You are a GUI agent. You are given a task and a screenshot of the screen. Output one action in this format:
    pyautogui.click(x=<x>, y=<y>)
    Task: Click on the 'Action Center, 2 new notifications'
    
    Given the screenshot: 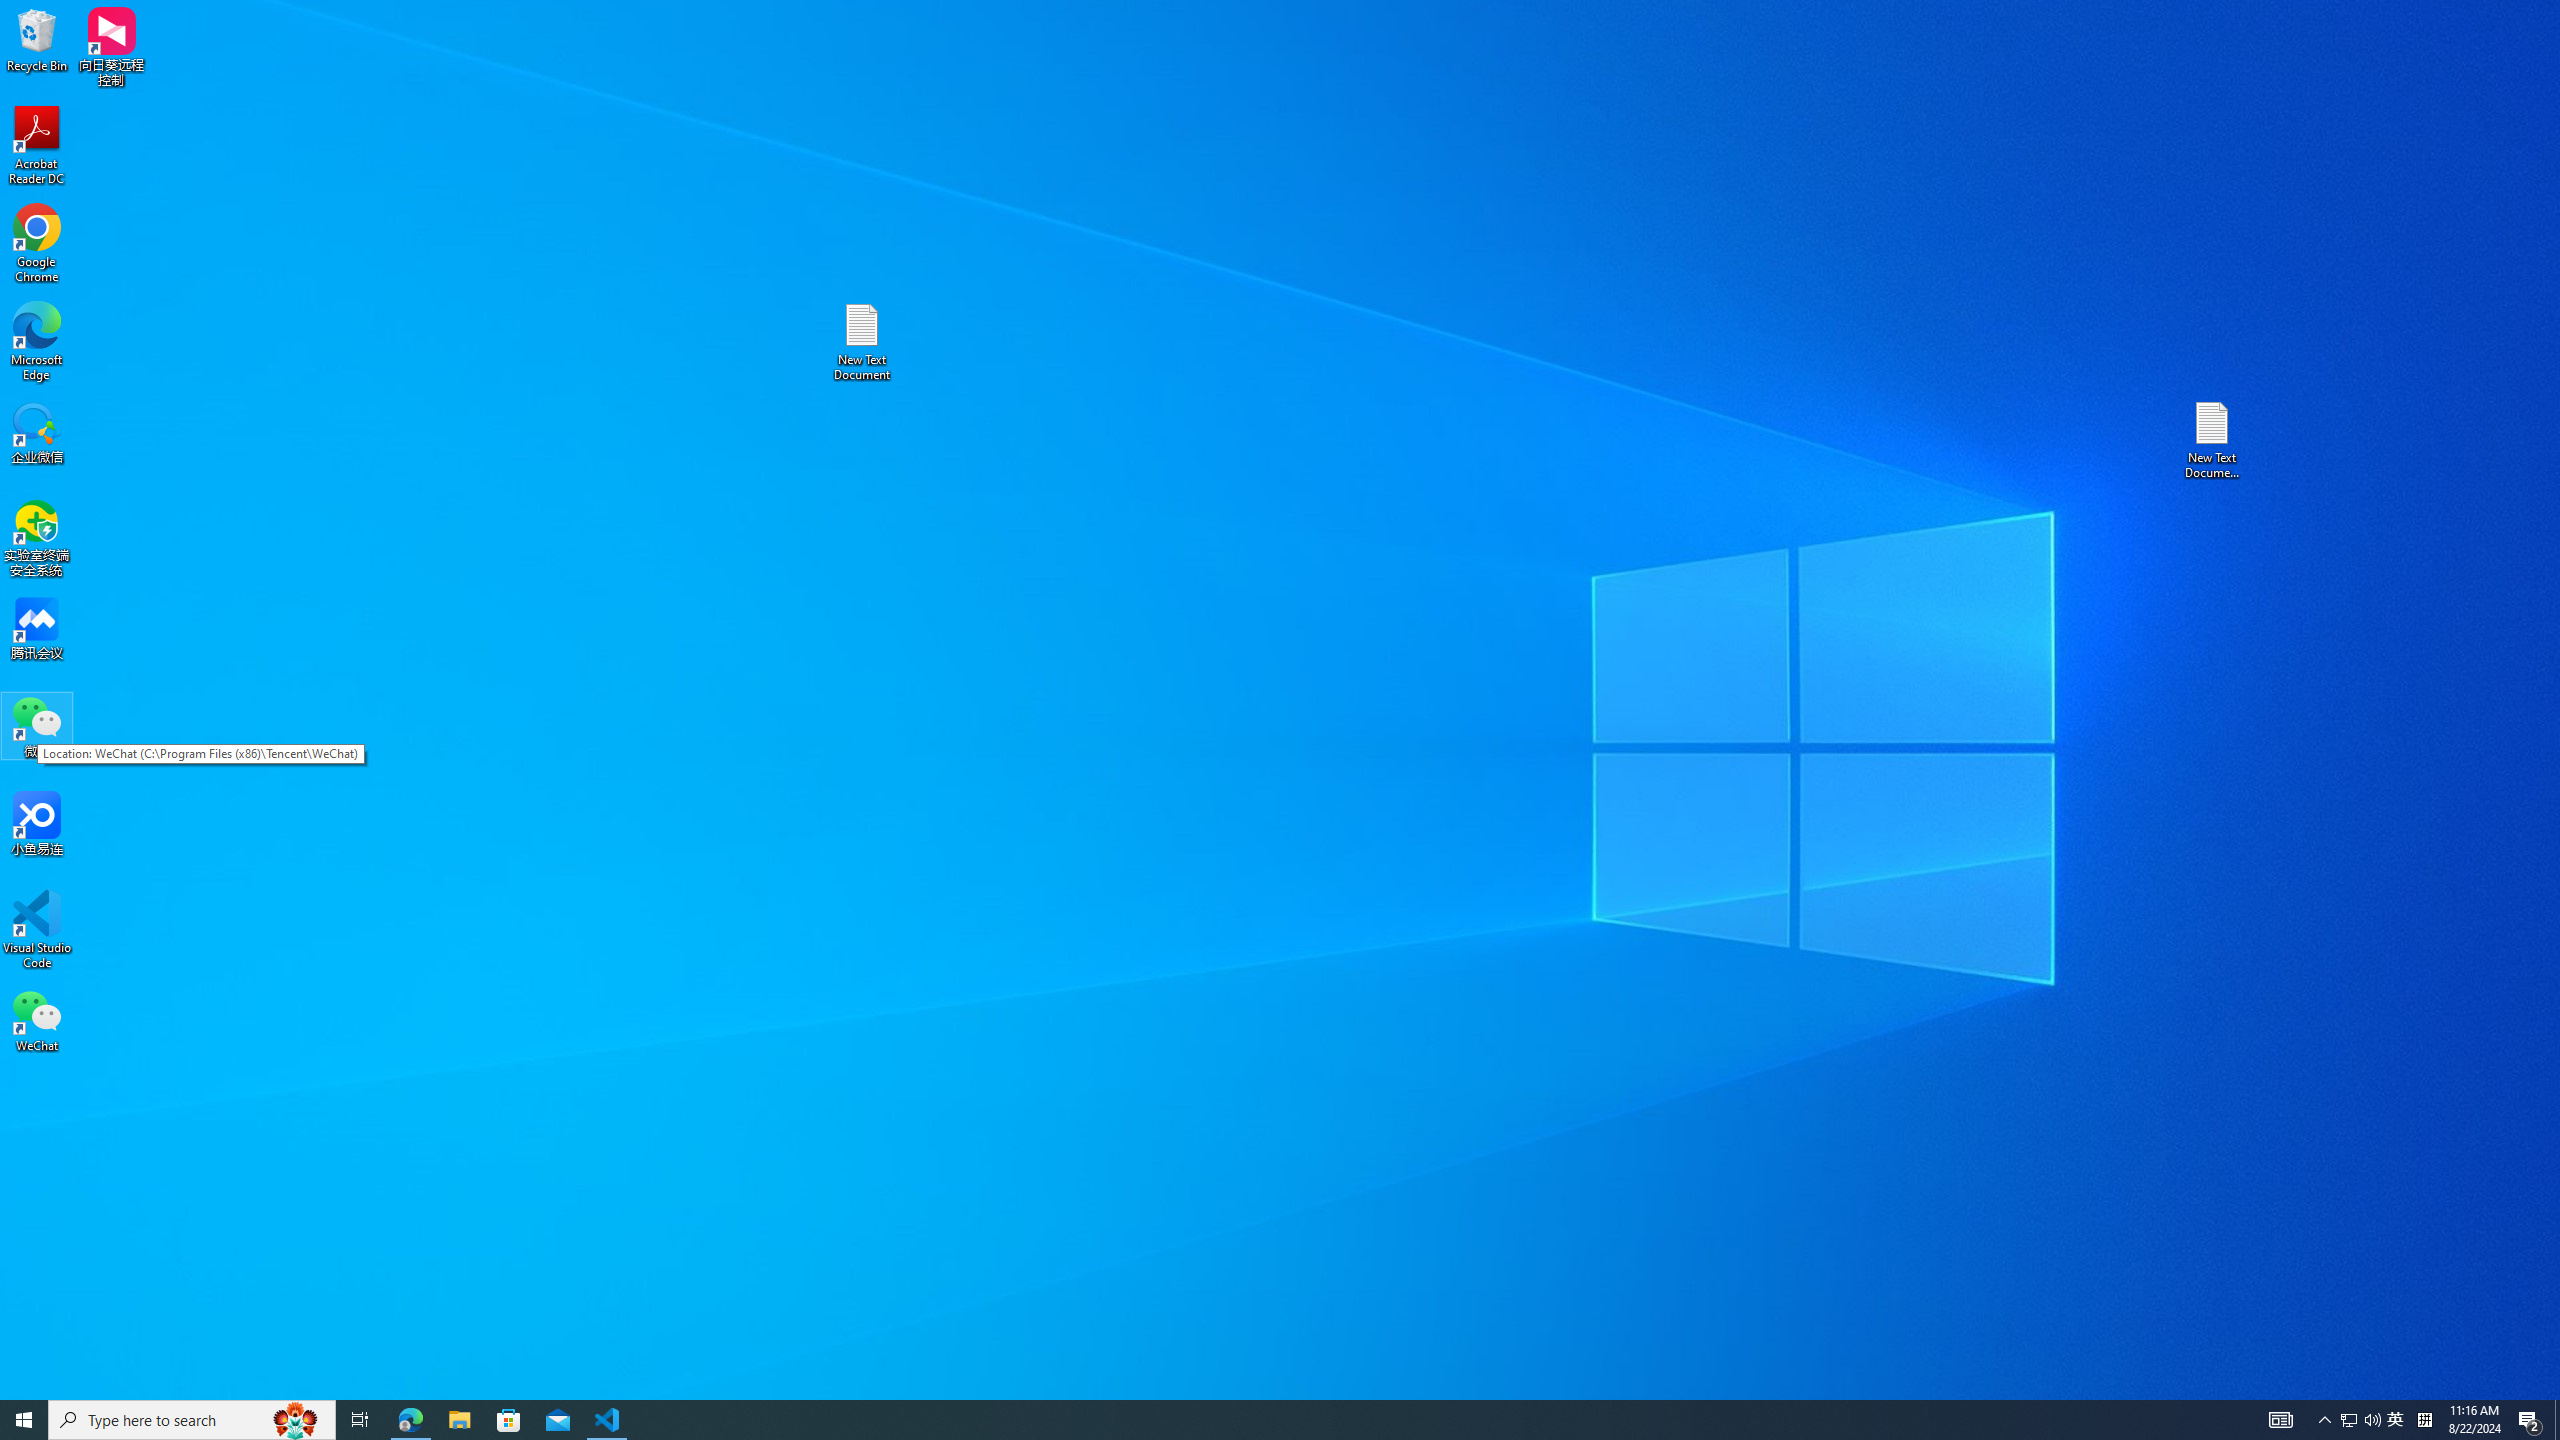 What is the action you would take?
    pyautogui.click(x=2530, y=1418)
    